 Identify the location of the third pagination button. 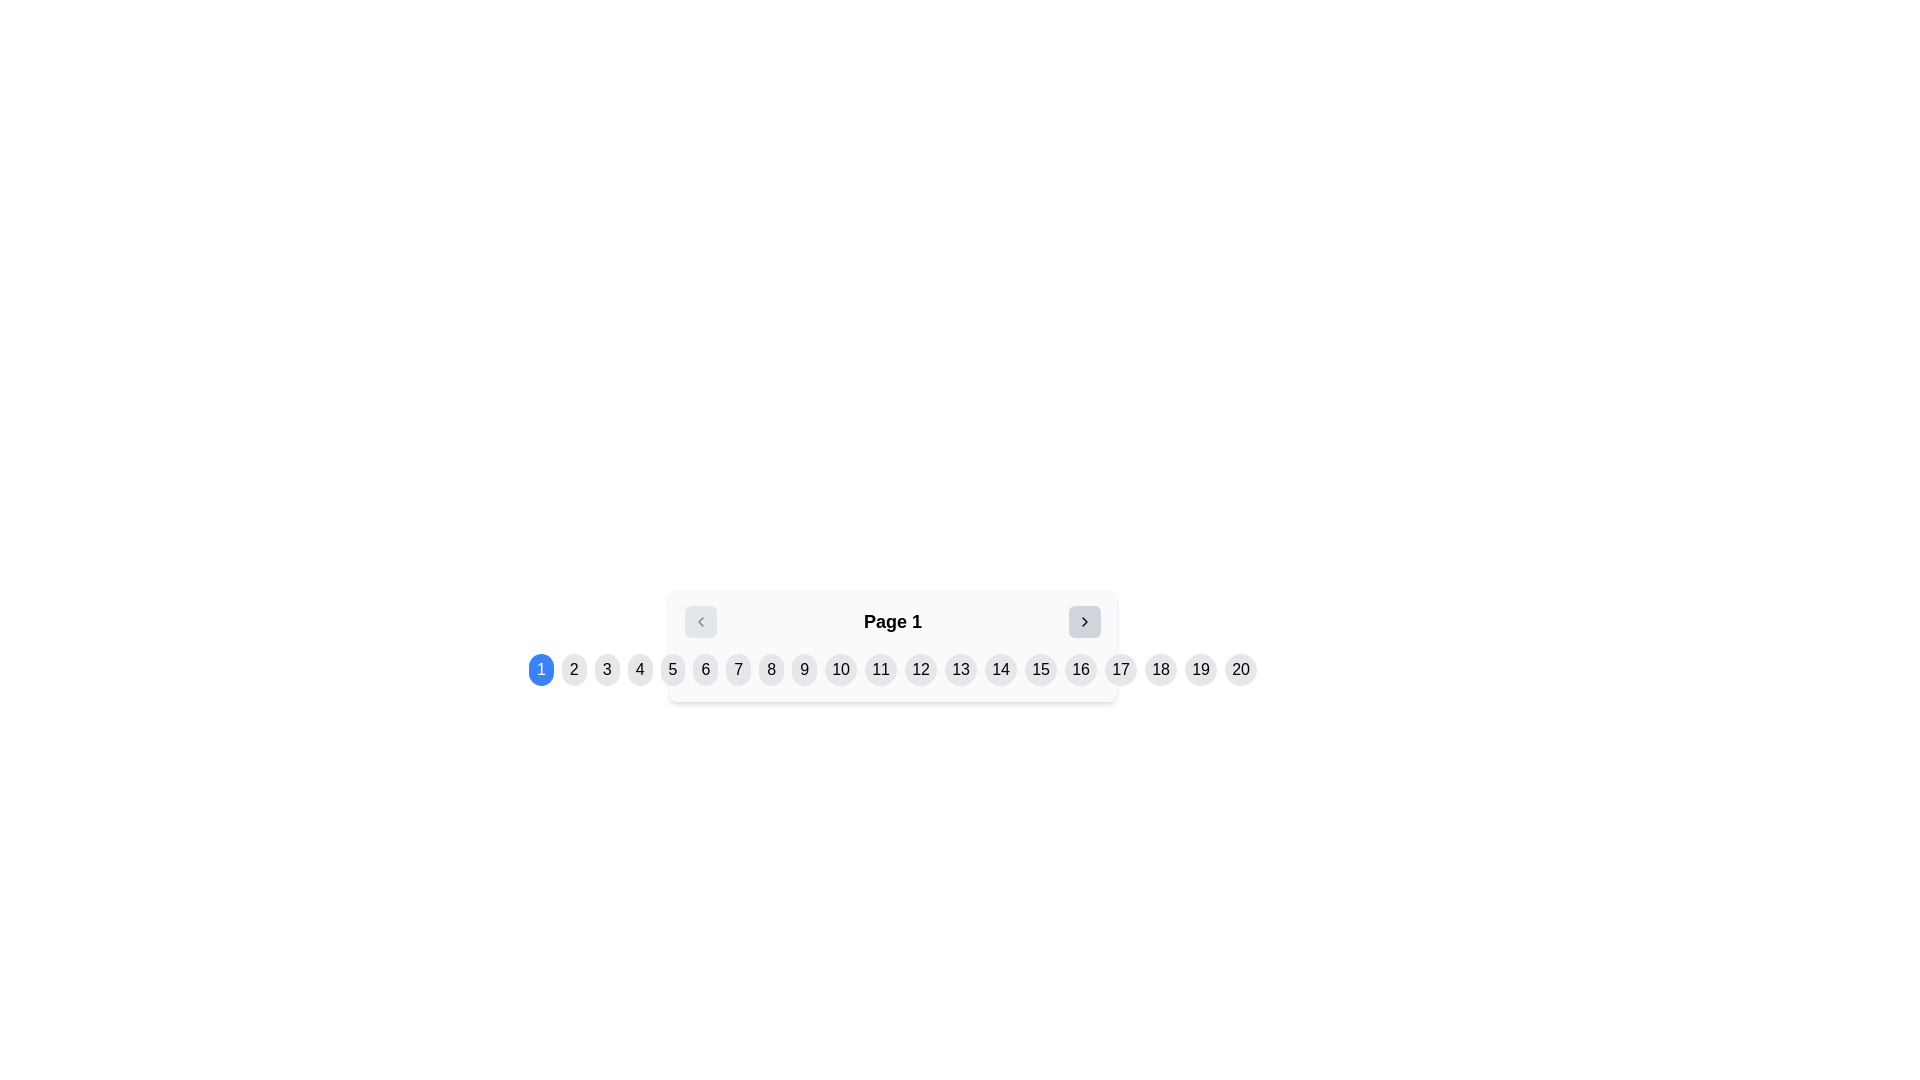
(606, 670).